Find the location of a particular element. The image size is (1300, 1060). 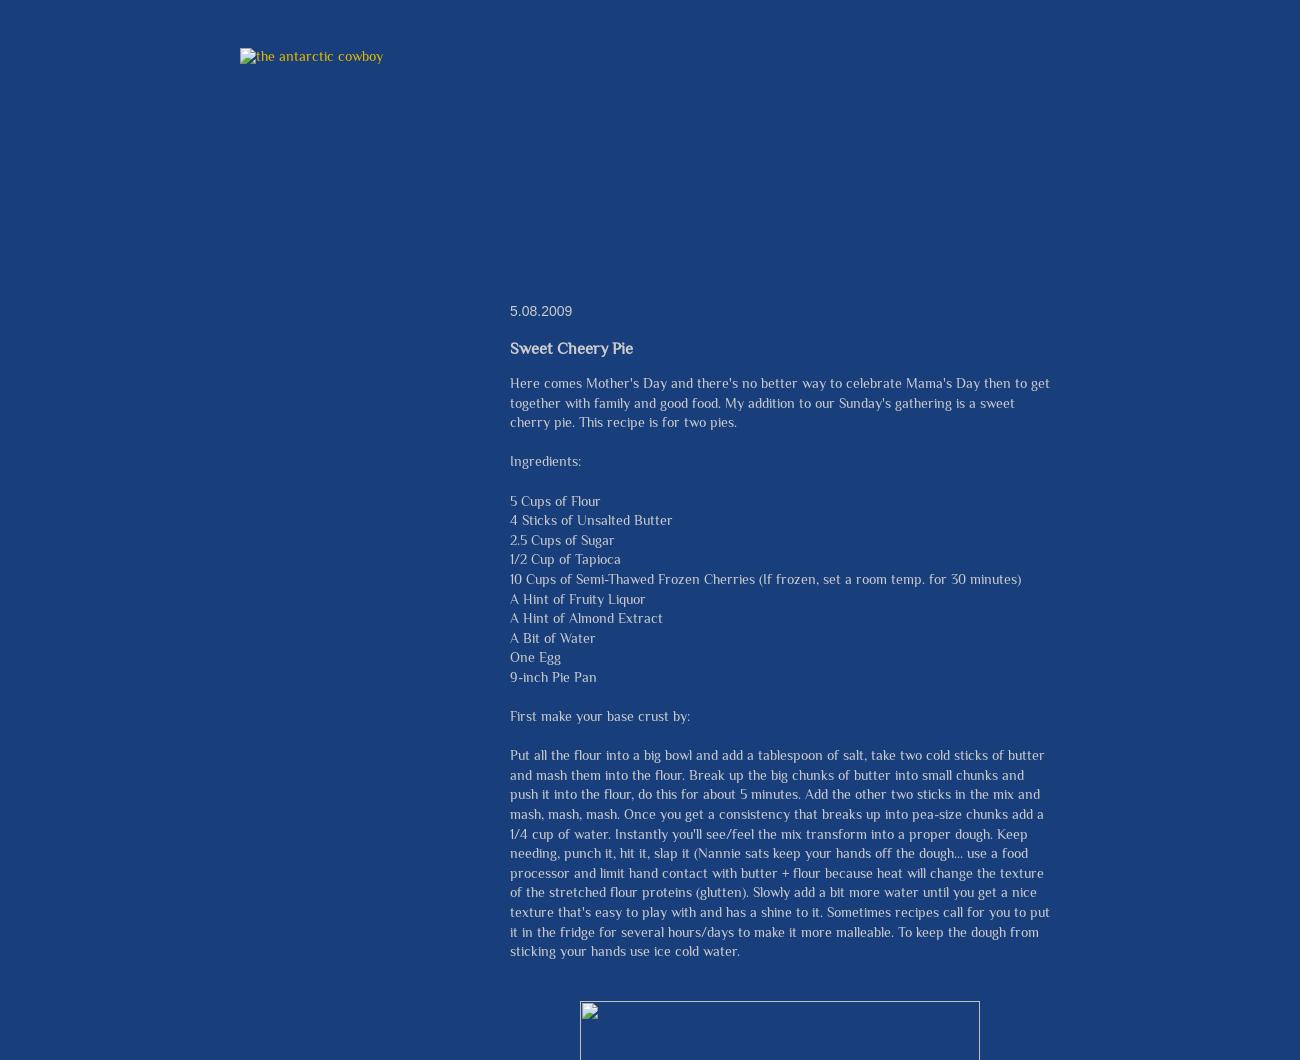

'Sweet Cheery Pie' is located at coordinates (570, 347).